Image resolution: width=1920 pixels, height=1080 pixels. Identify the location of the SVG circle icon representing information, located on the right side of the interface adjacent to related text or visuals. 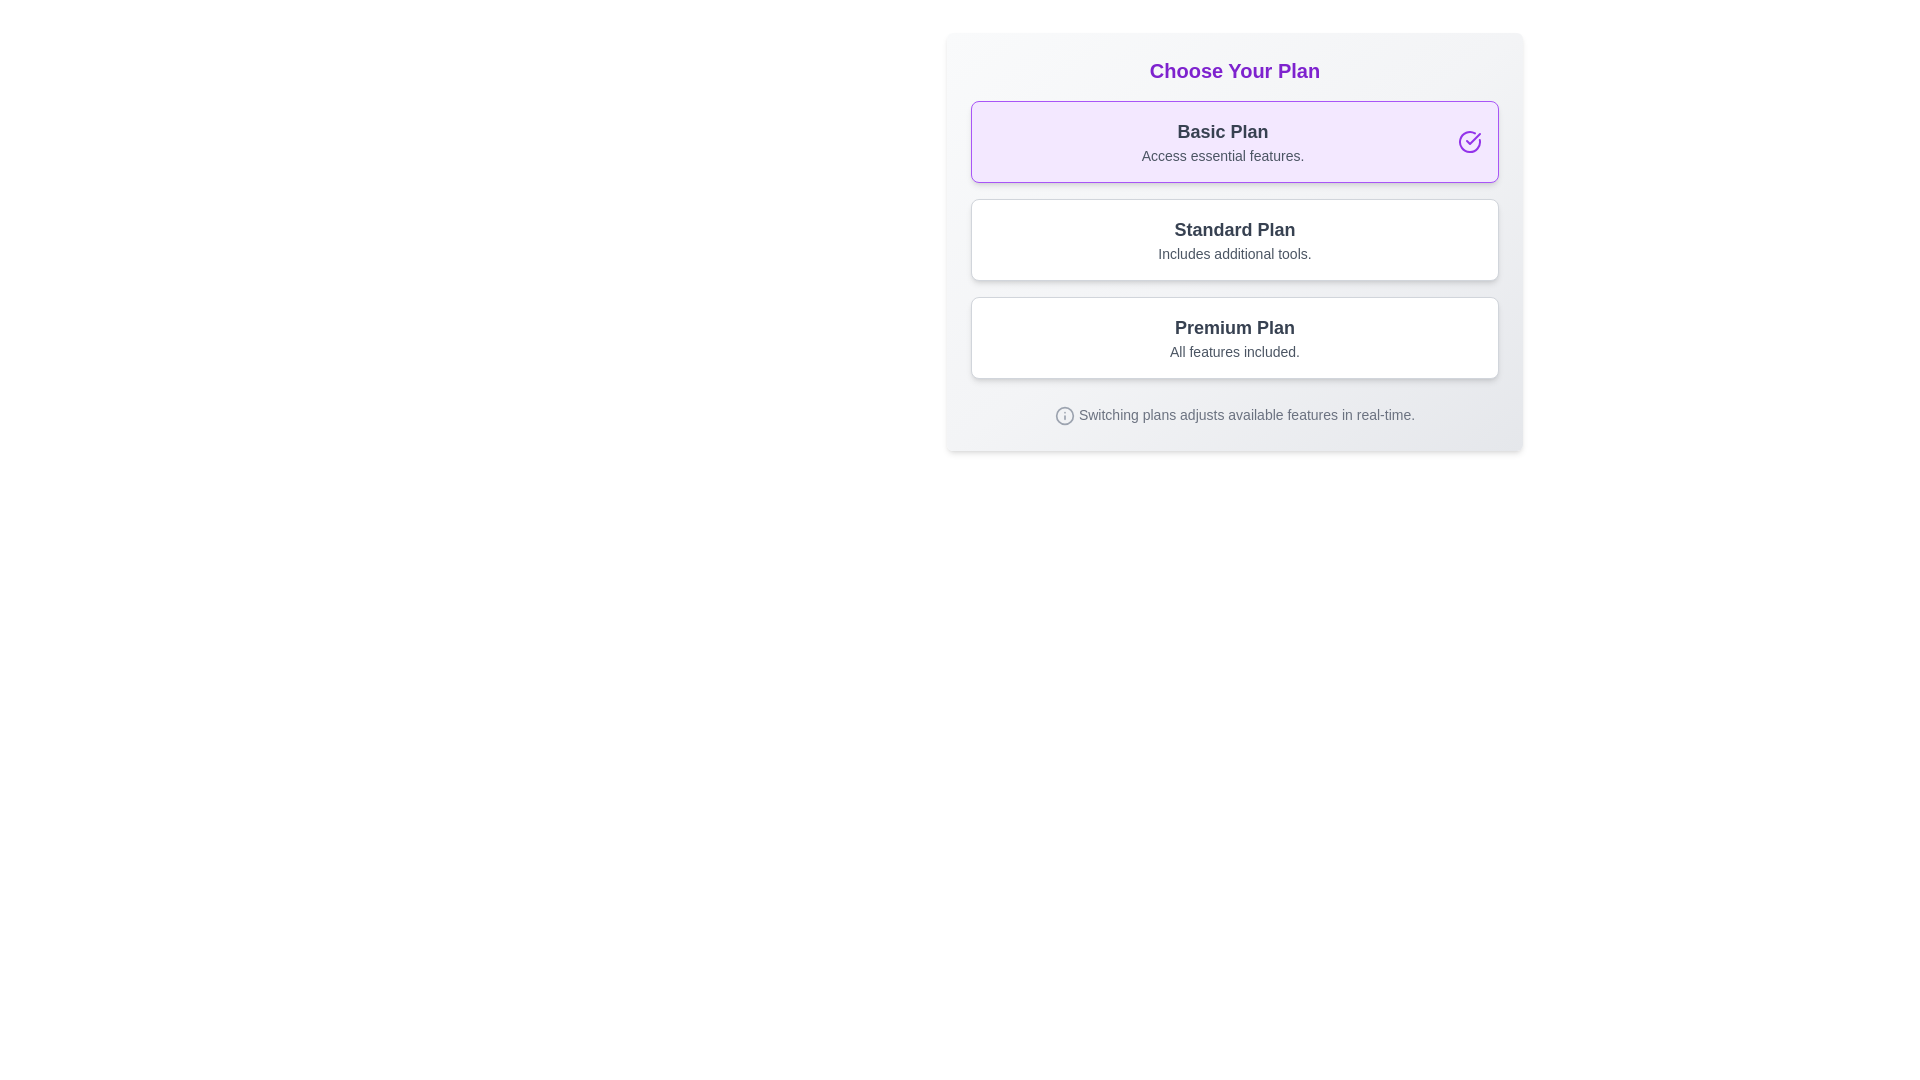
(1063, 414).